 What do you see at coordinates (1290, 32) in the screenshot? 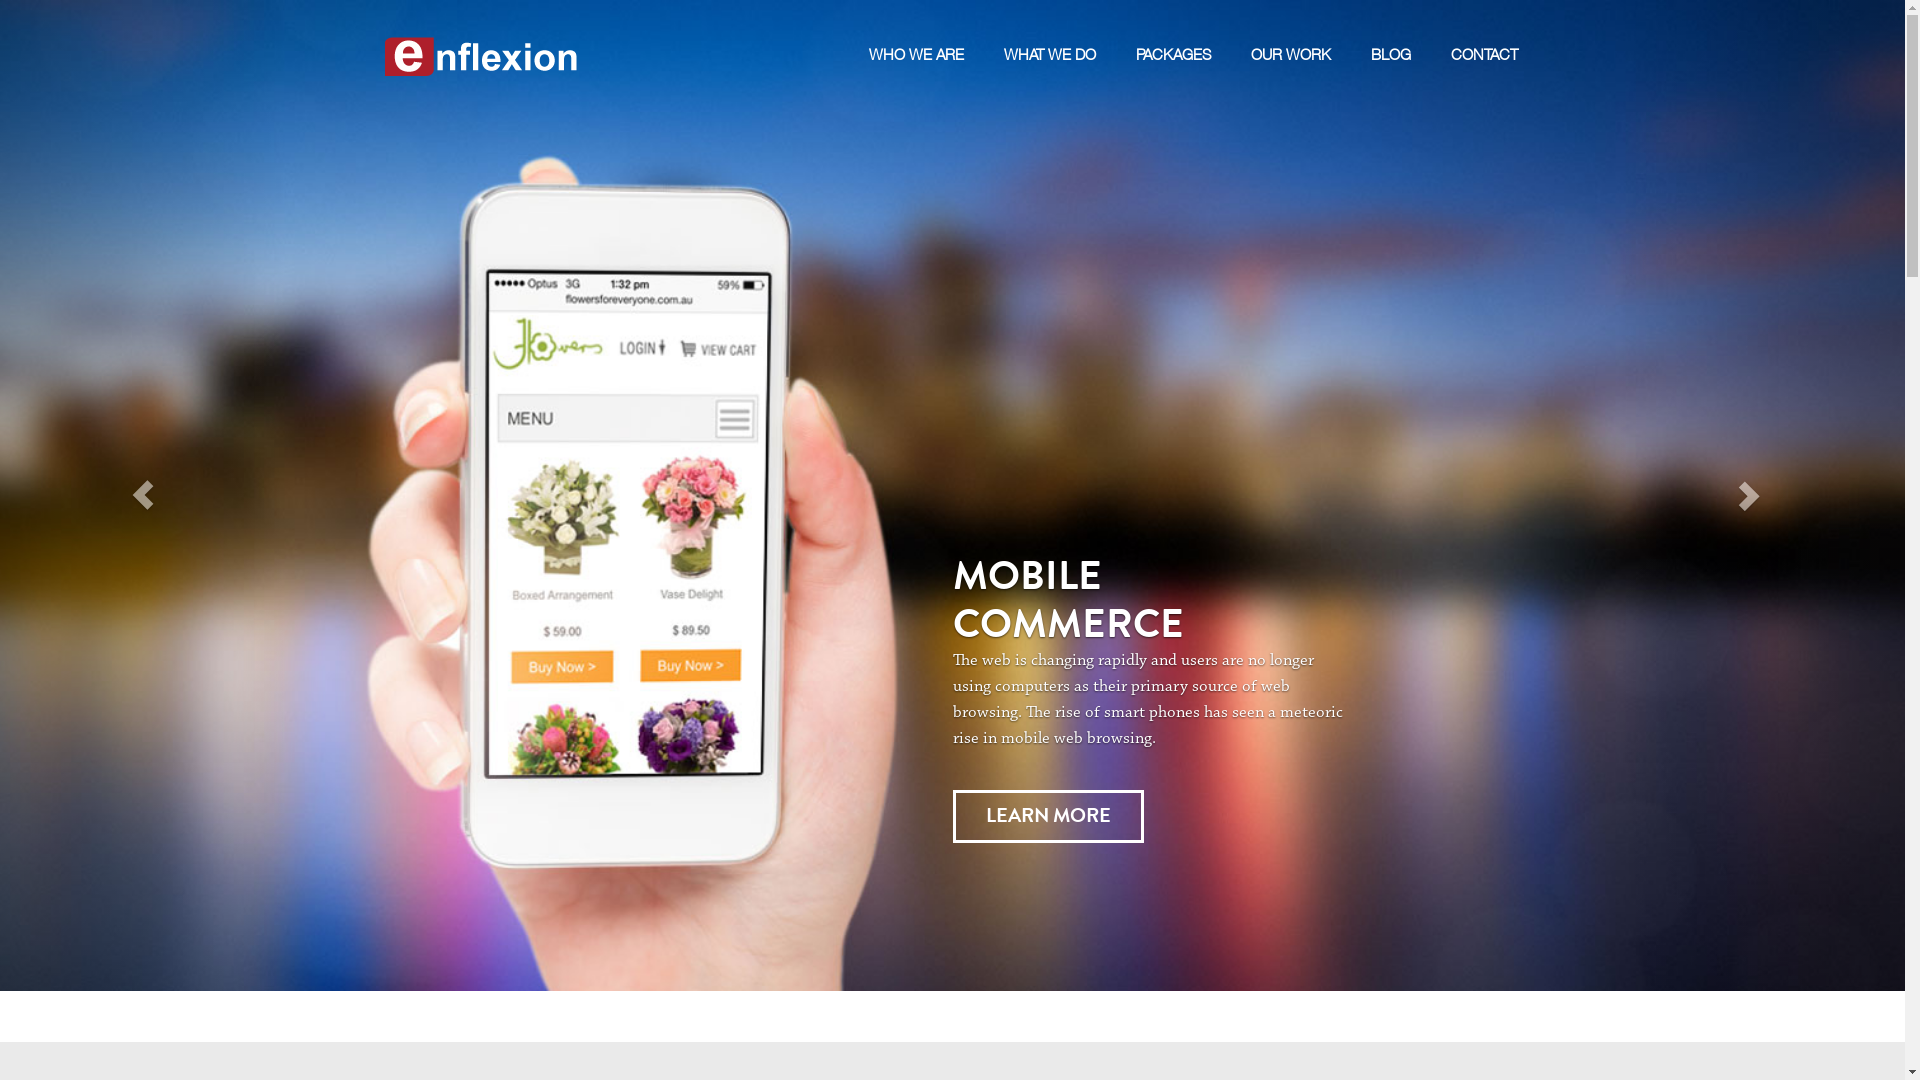
I see `'OUR WORK'` at bounding box center [1290, 32].